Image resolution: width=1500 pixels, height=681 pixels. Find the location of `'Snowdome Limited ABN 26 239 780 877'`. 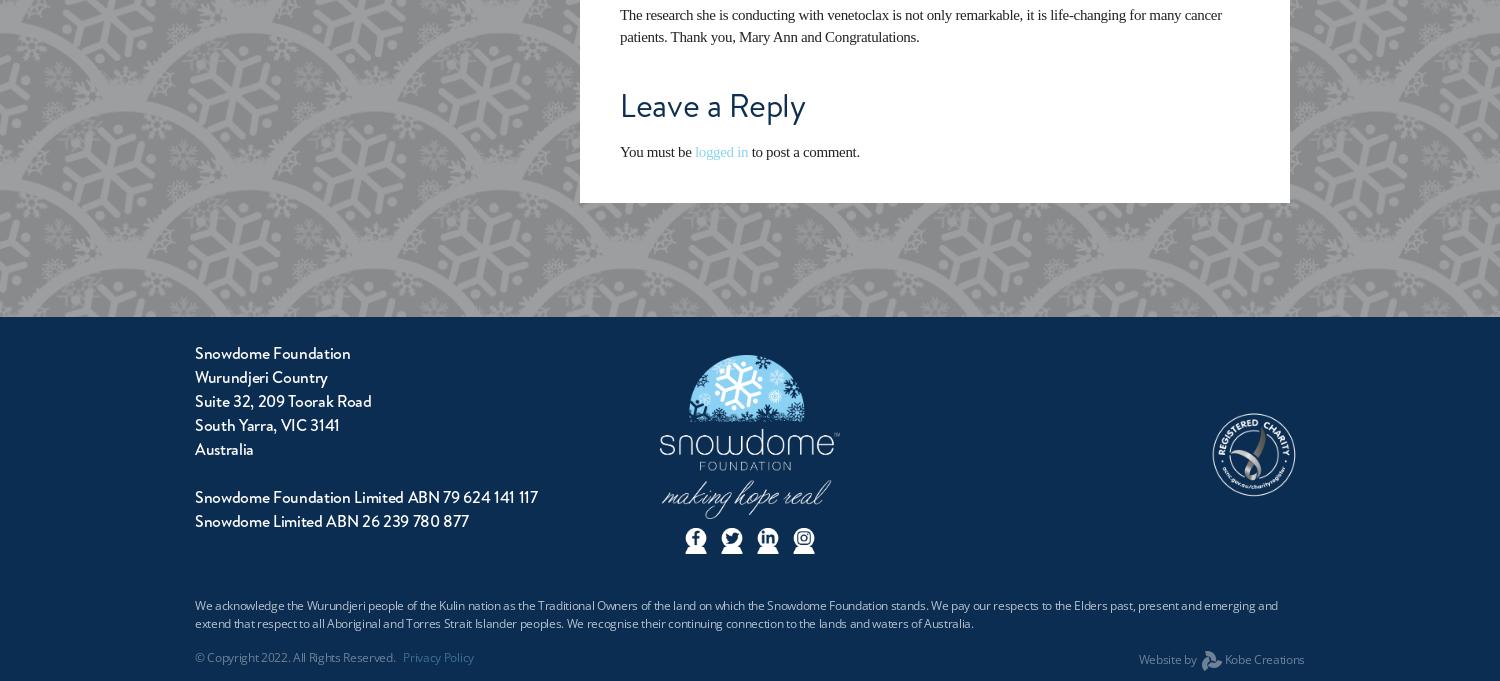

'Snowdome Limited ABN 26 239 780 877' is located at coordinates (330, 521).